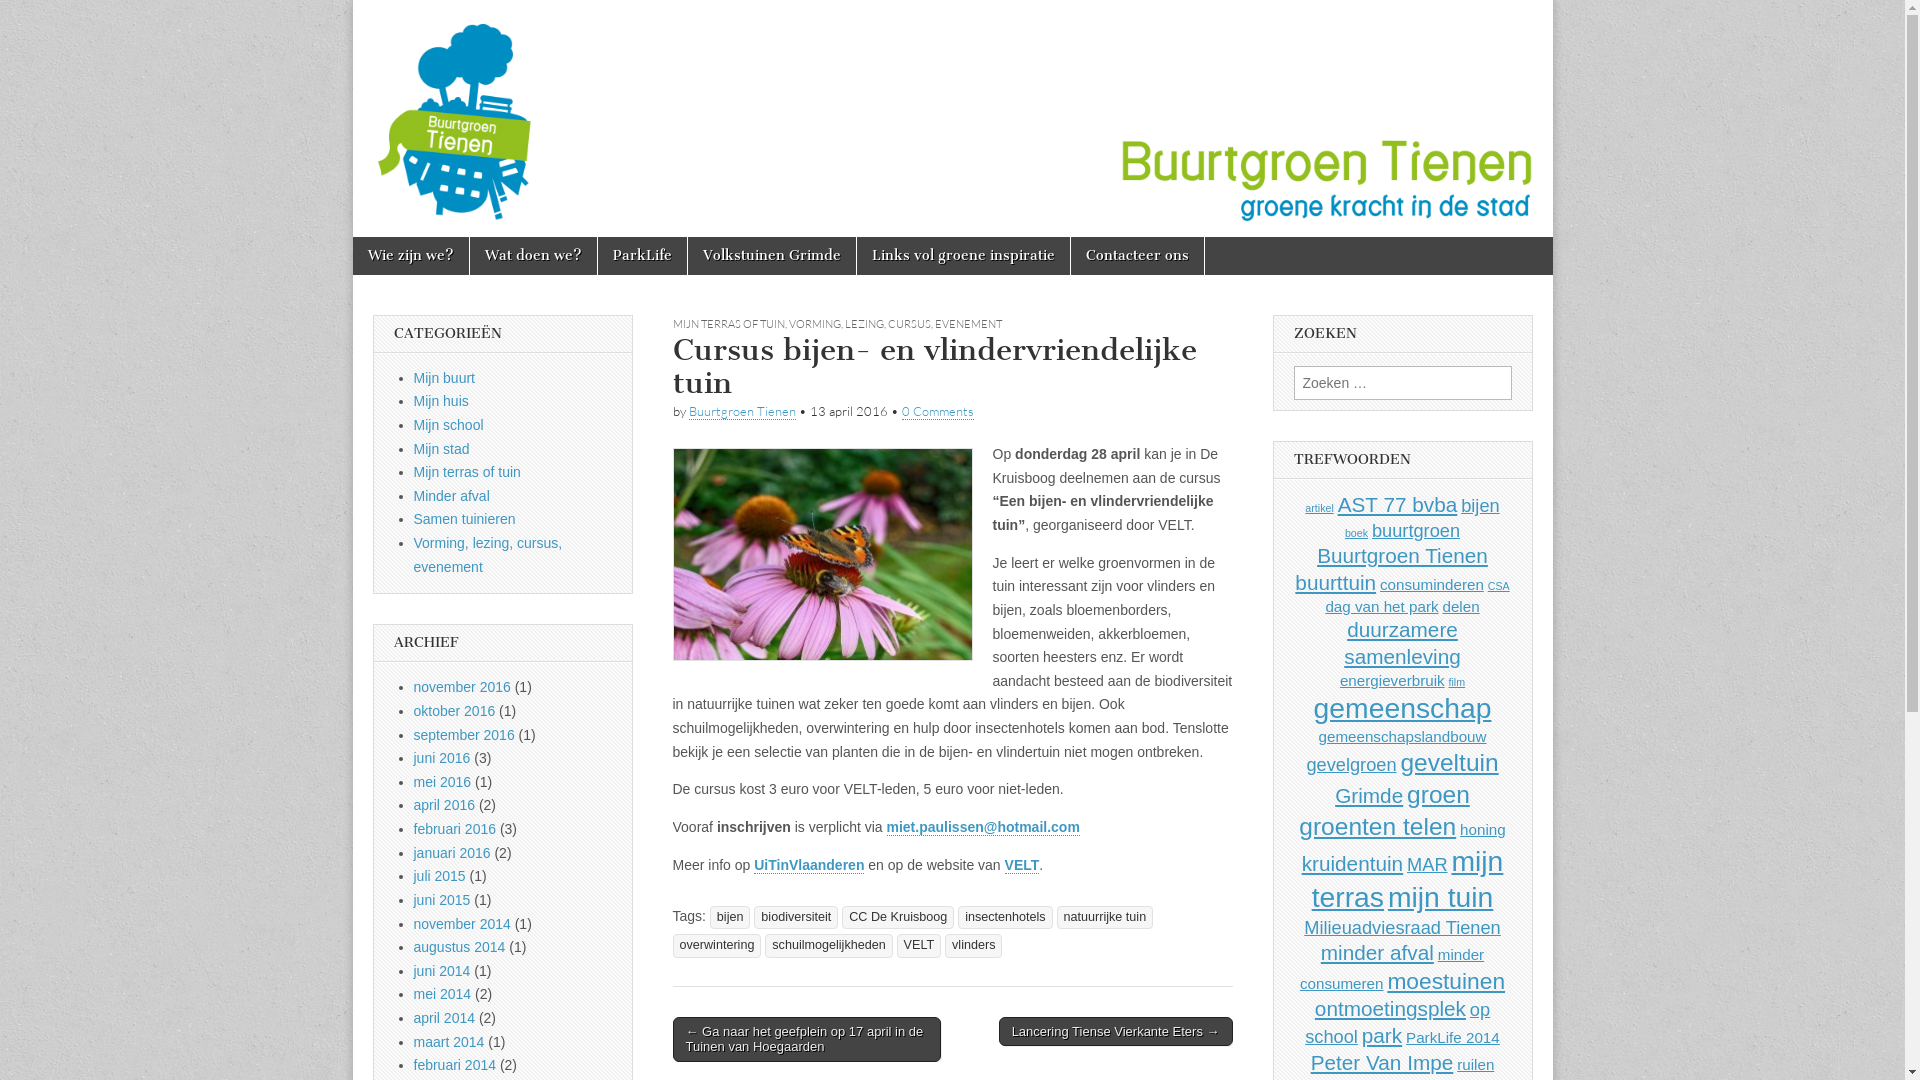 The image size is (1920, 1080). What do you see at coordinates (466, 471) in the screenshot?
I see `'Mijn terras of tuin'` at bounding box center [466, 471].